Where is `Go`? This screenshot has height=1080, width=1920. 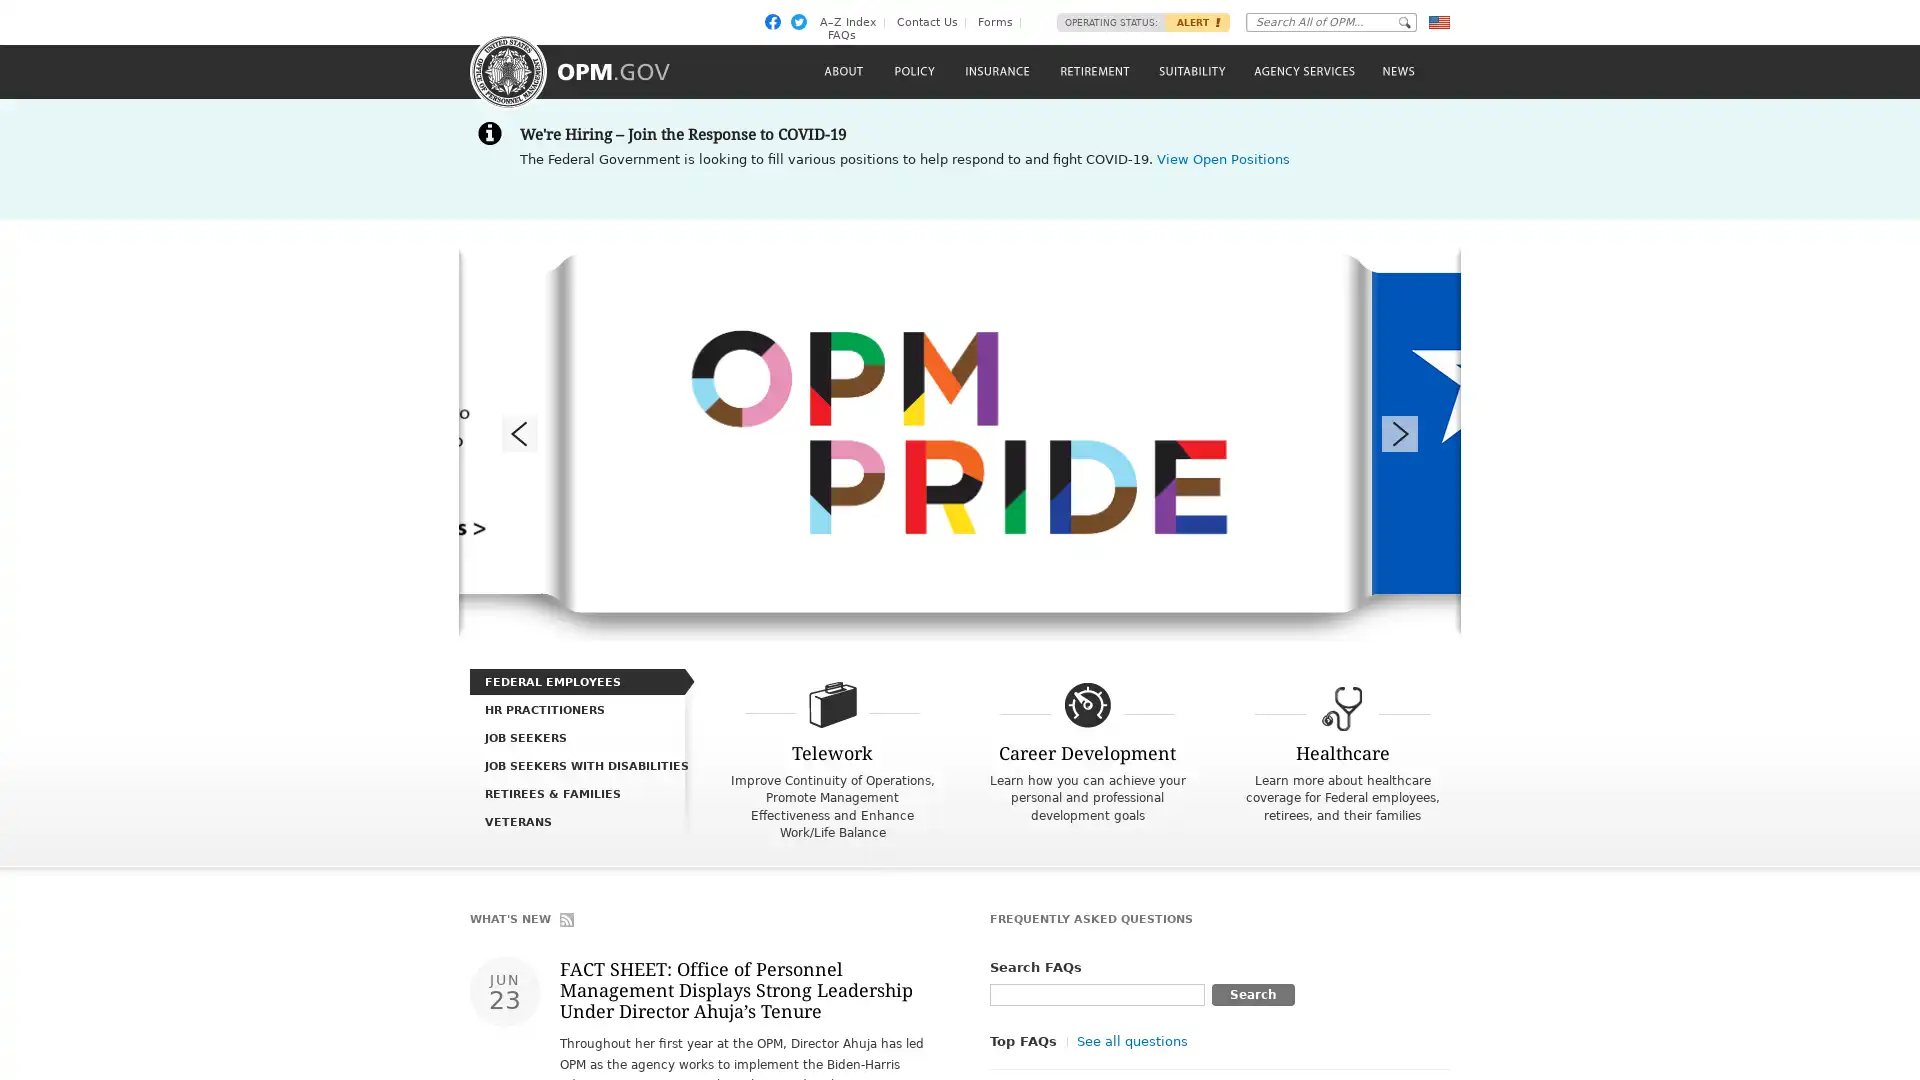
Go is located at coordinates (1404, 22).